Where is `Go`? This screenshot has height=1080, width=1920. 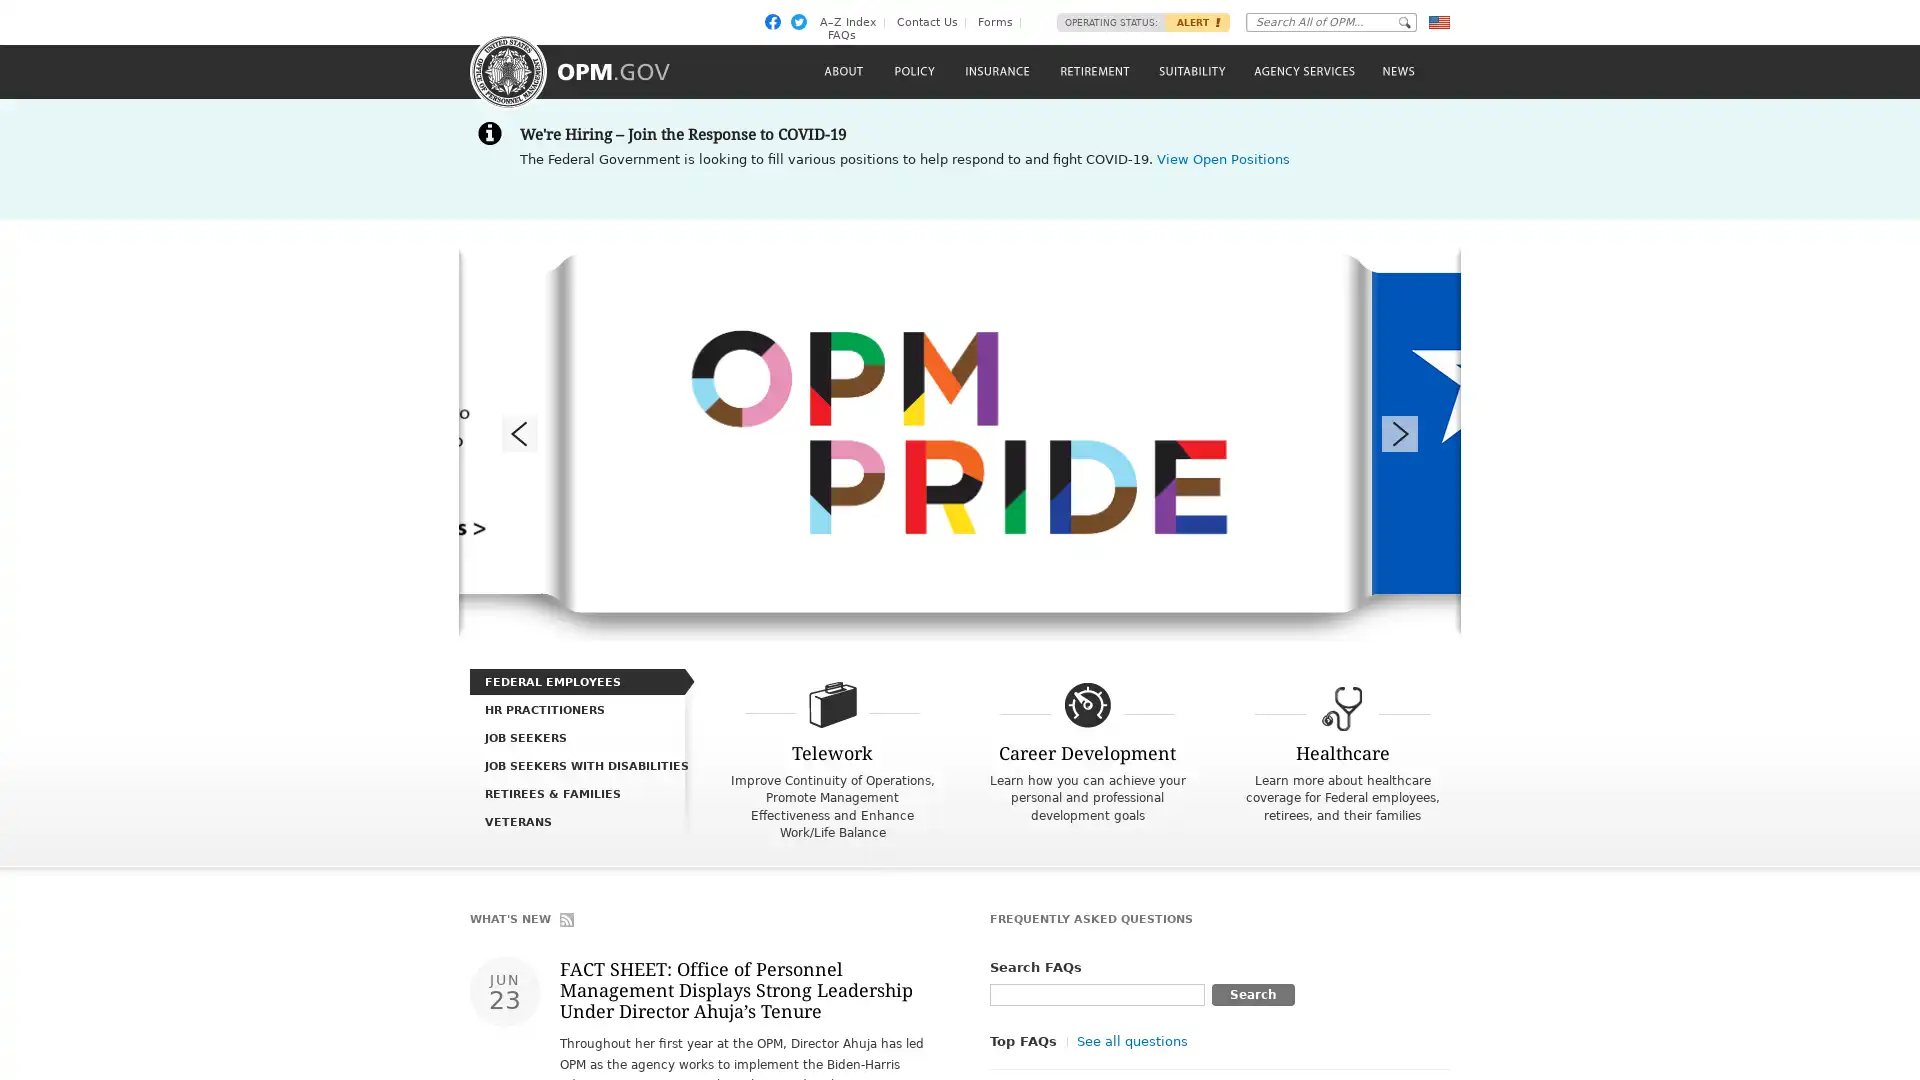
Go is located at coordinates (1404, 22).